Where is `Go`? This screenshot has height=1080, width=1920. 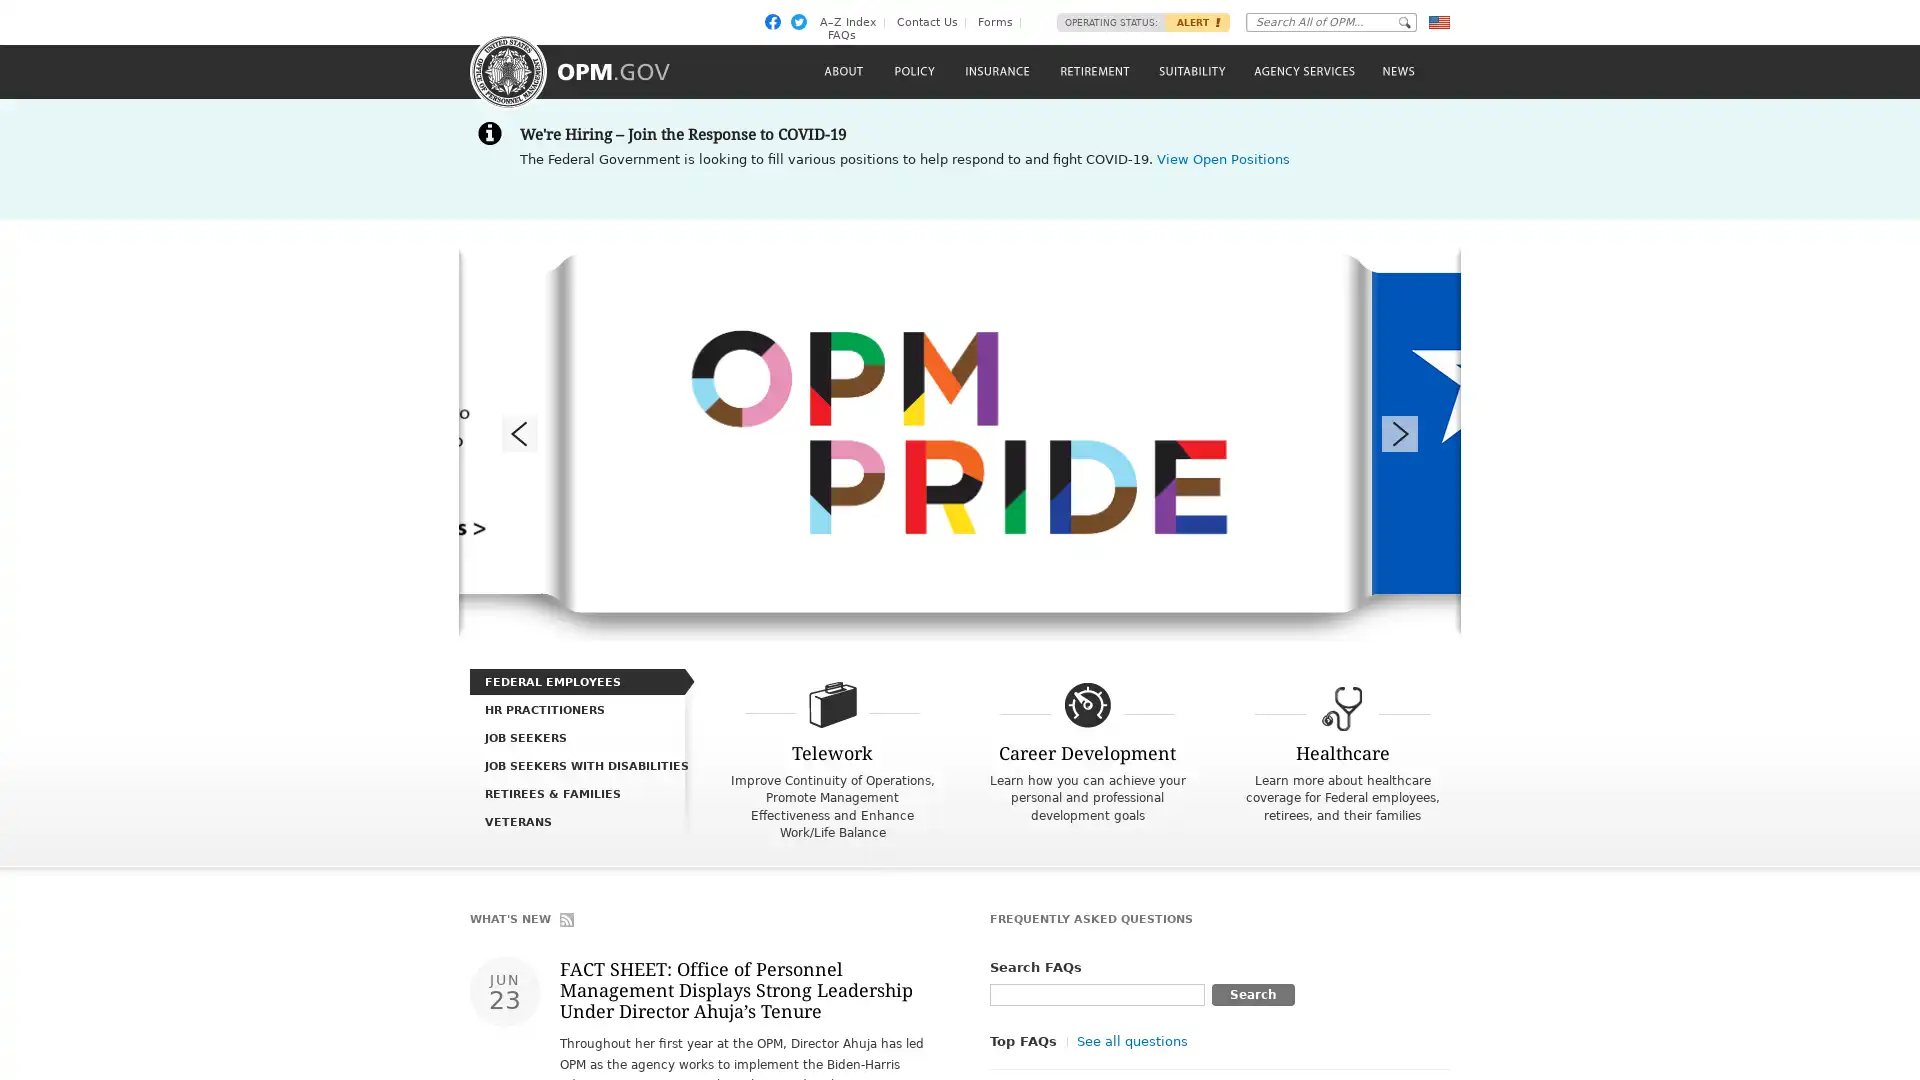
Go is located at coordinates (1404, 22).